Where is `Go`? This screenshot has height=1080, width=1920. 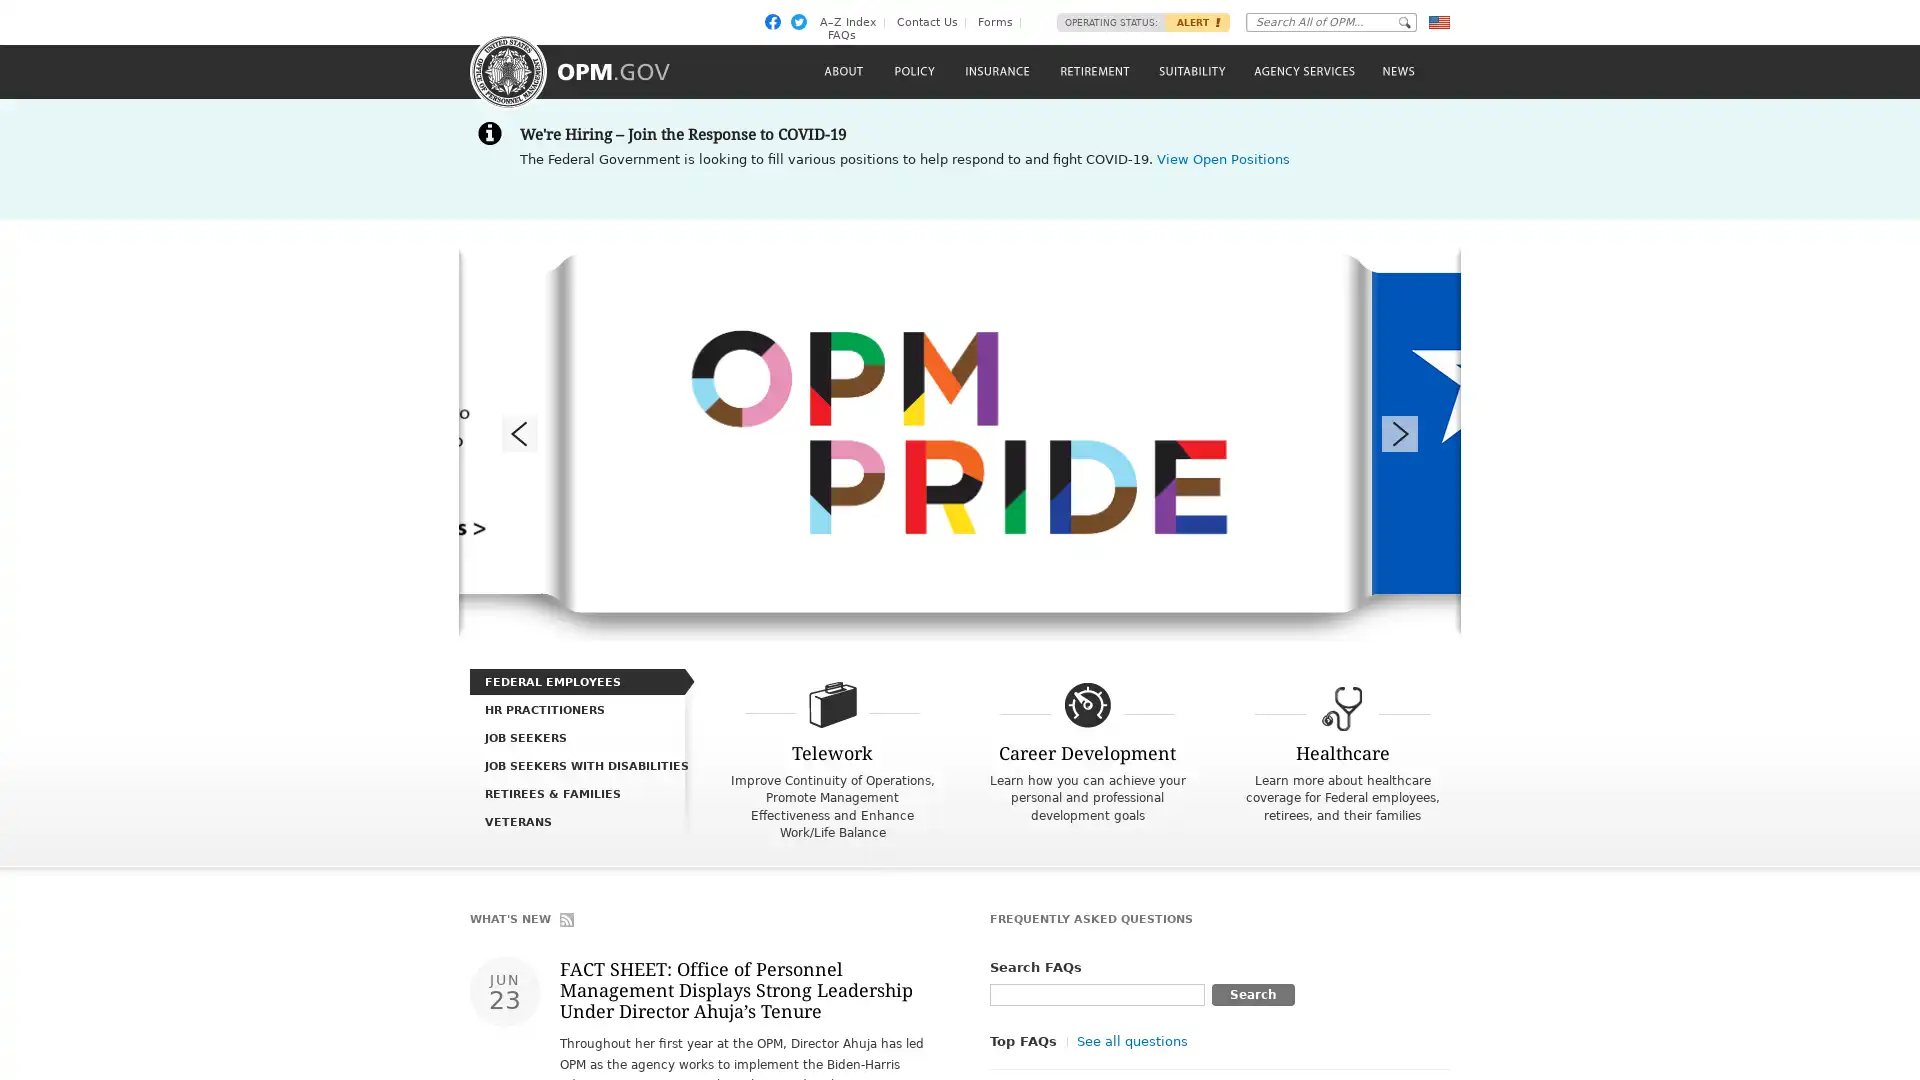
Go is located at coordinates (1404, 22).